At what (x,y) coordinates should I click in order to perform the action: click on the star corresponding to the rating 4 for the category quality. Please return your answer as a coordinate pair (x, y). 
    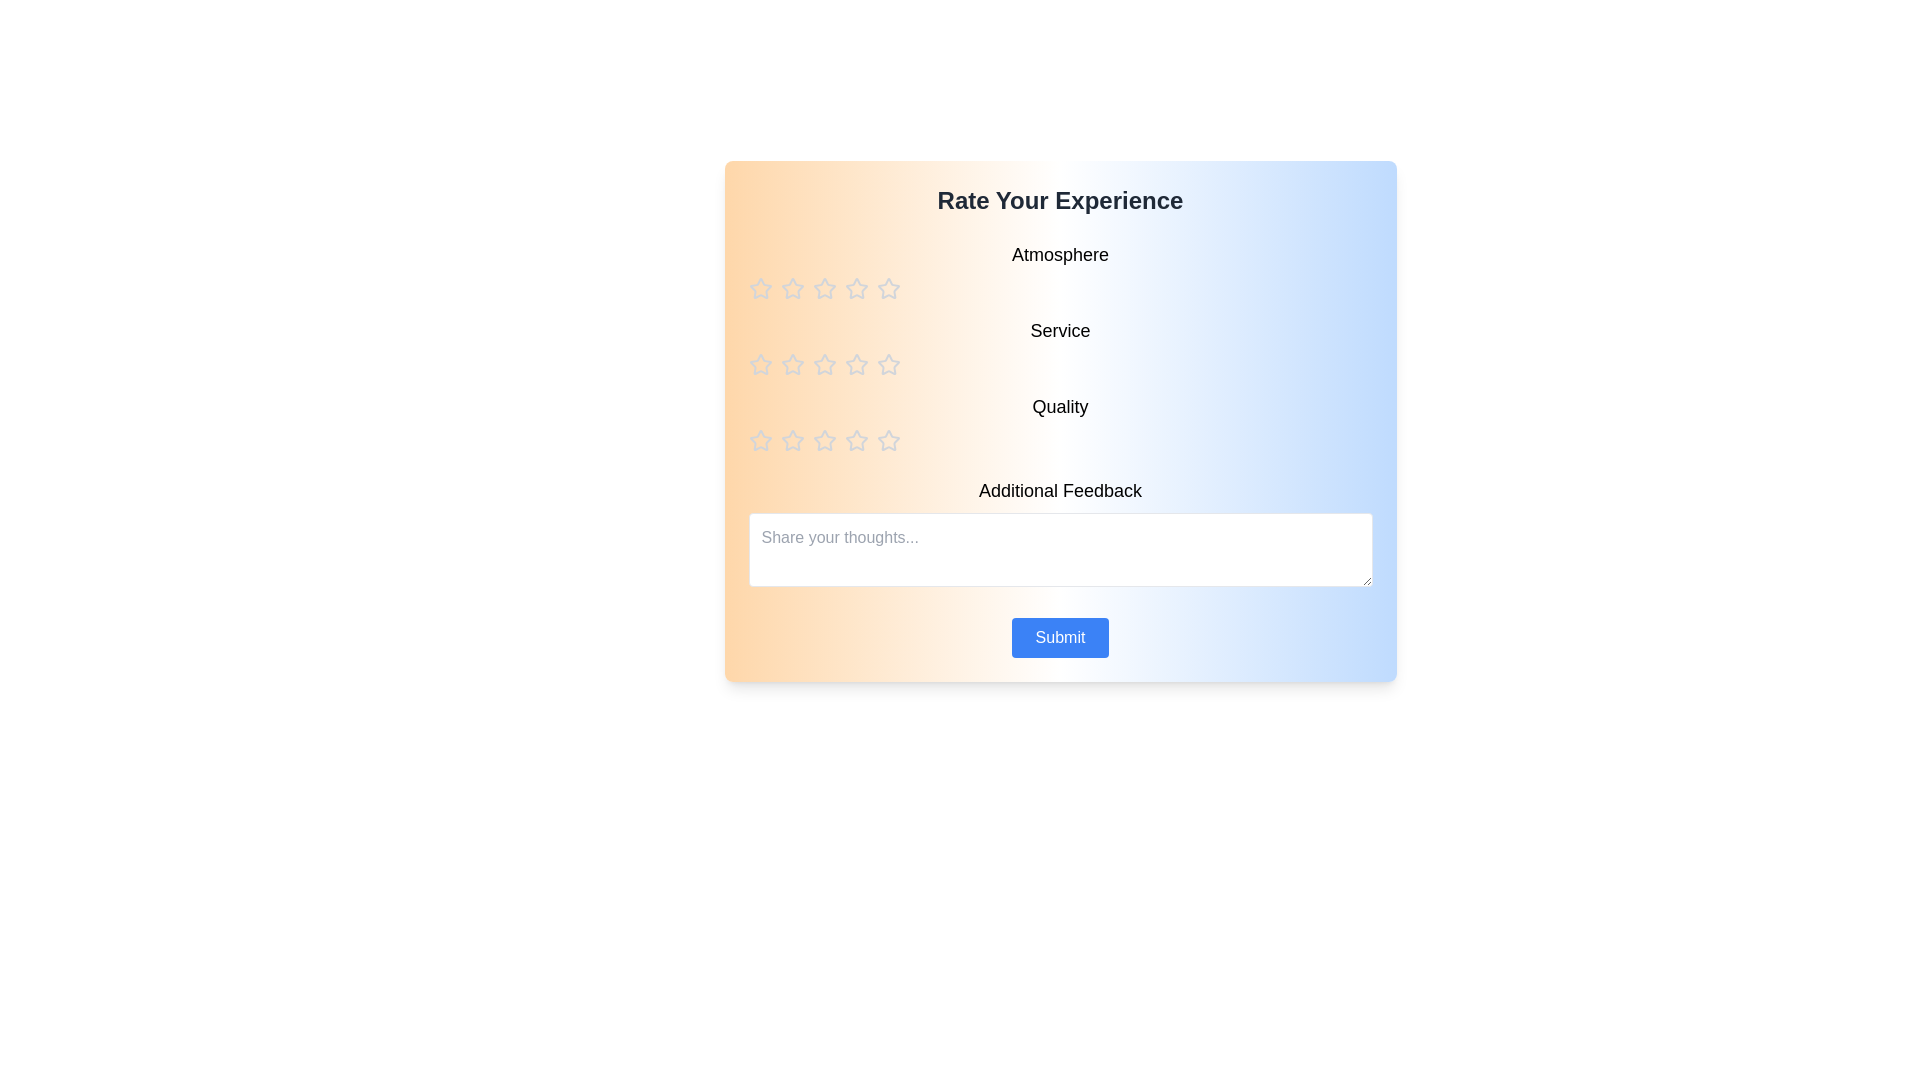
    Looking at the image, I should click on (856, 439).